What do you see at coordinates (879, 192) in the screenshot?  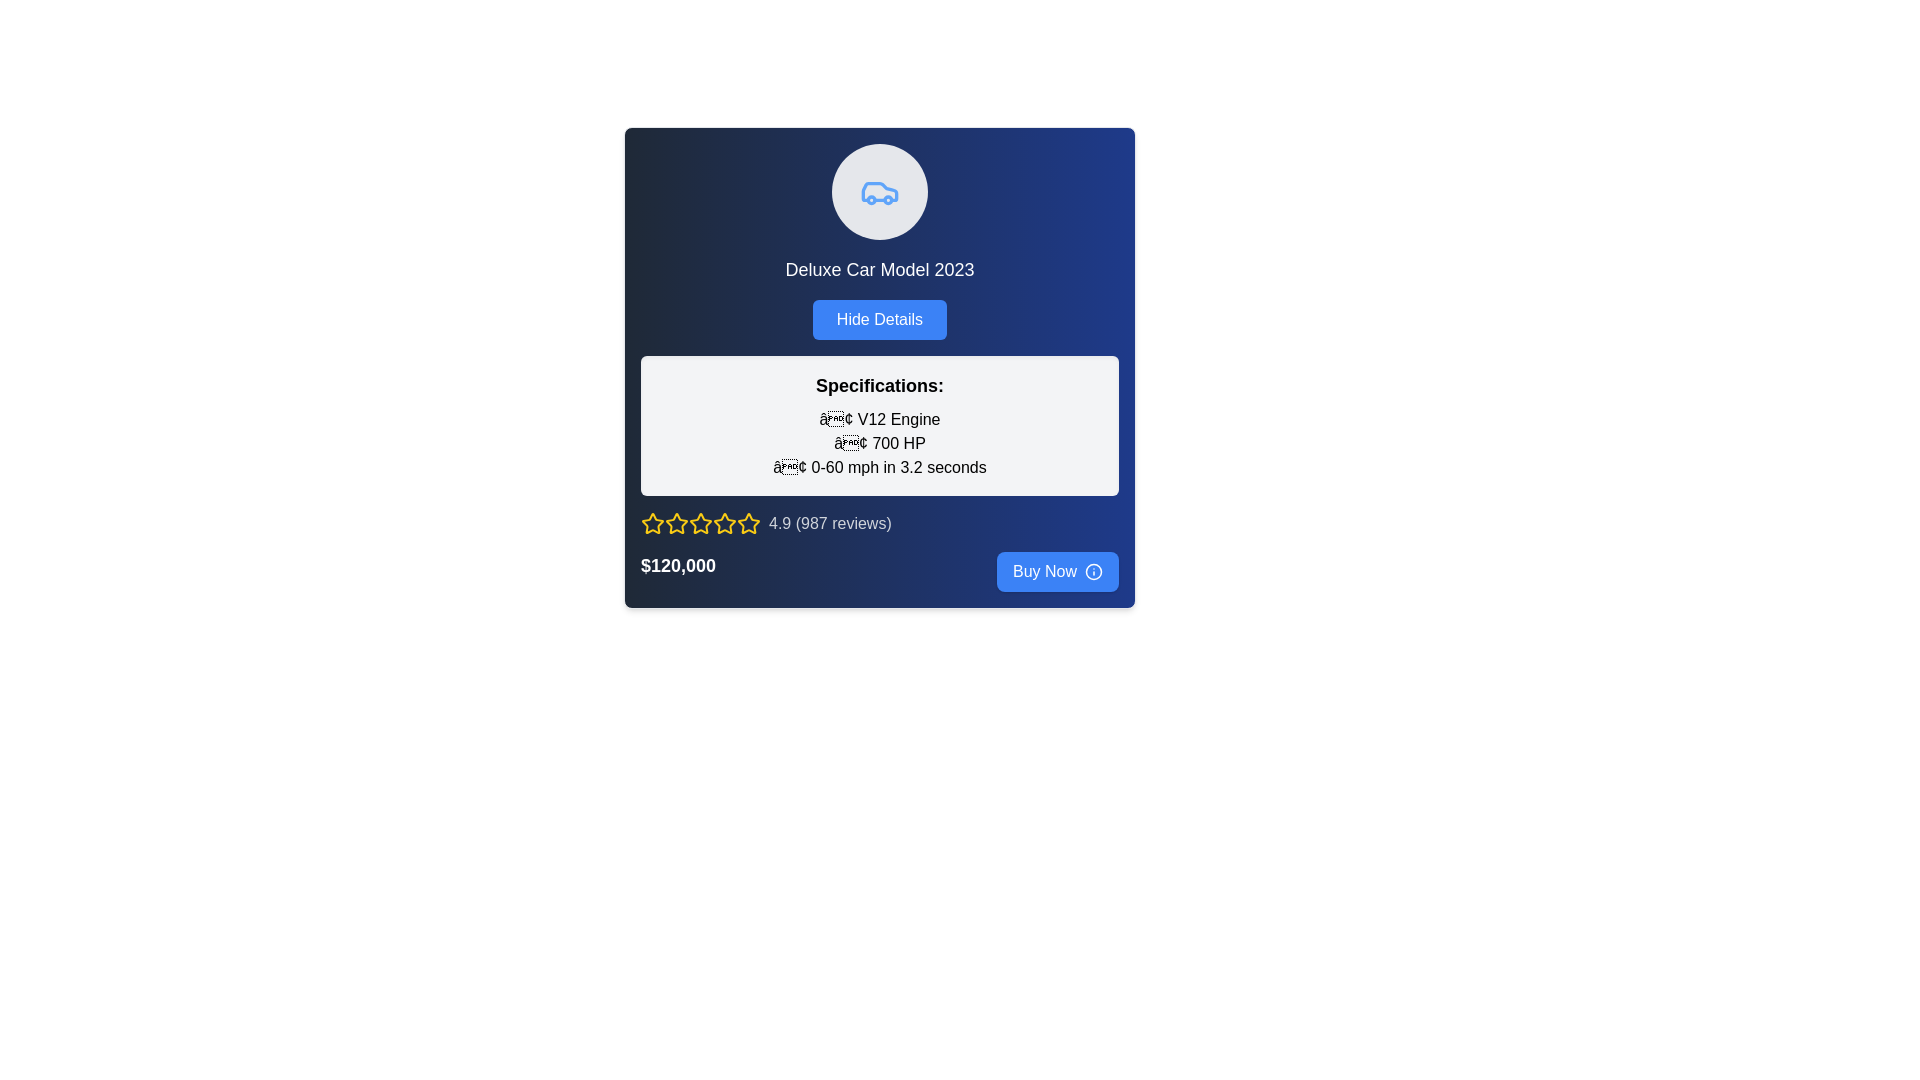 I see `the car icon located above the text 'Deluxe Car Model 2023' within the card` at bounding box center [879, 192].